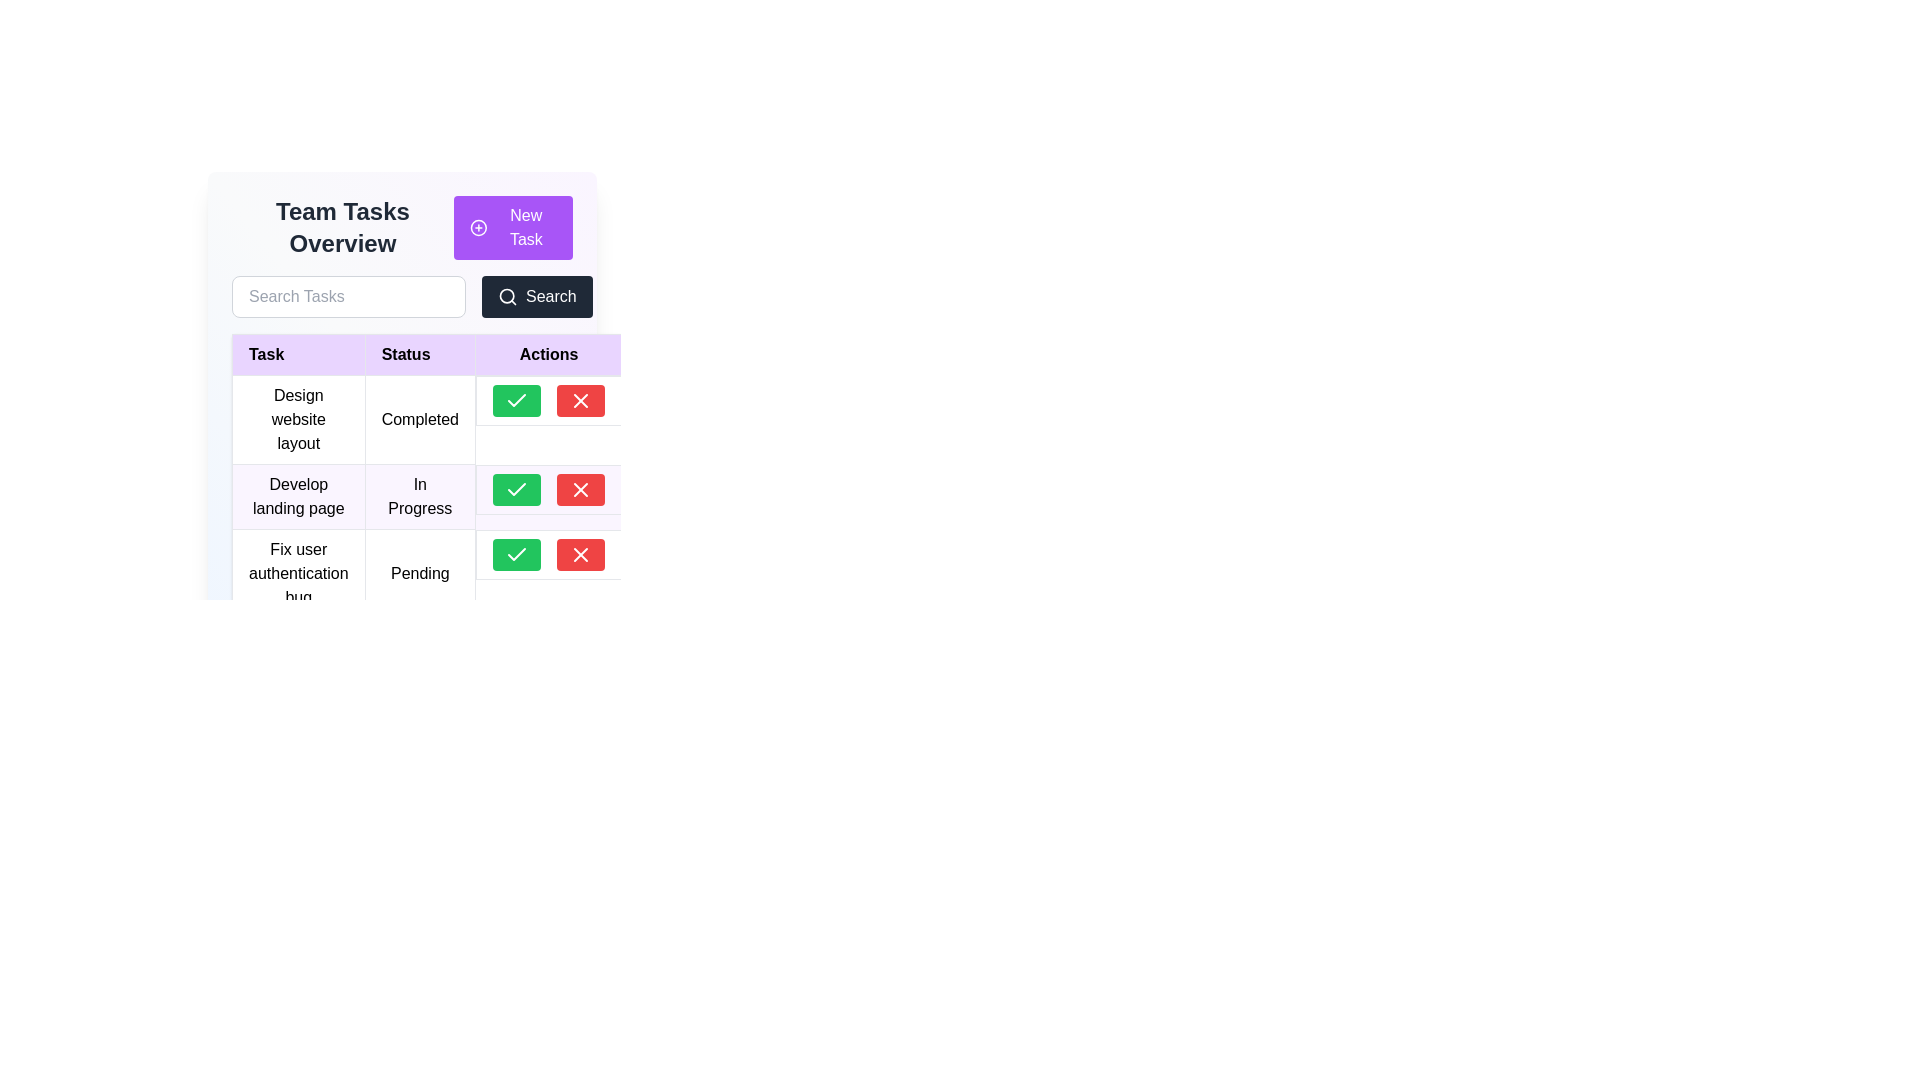  I want to click on the green checkmark icon within the 'Actions' column of the task table, so click(517, 554).